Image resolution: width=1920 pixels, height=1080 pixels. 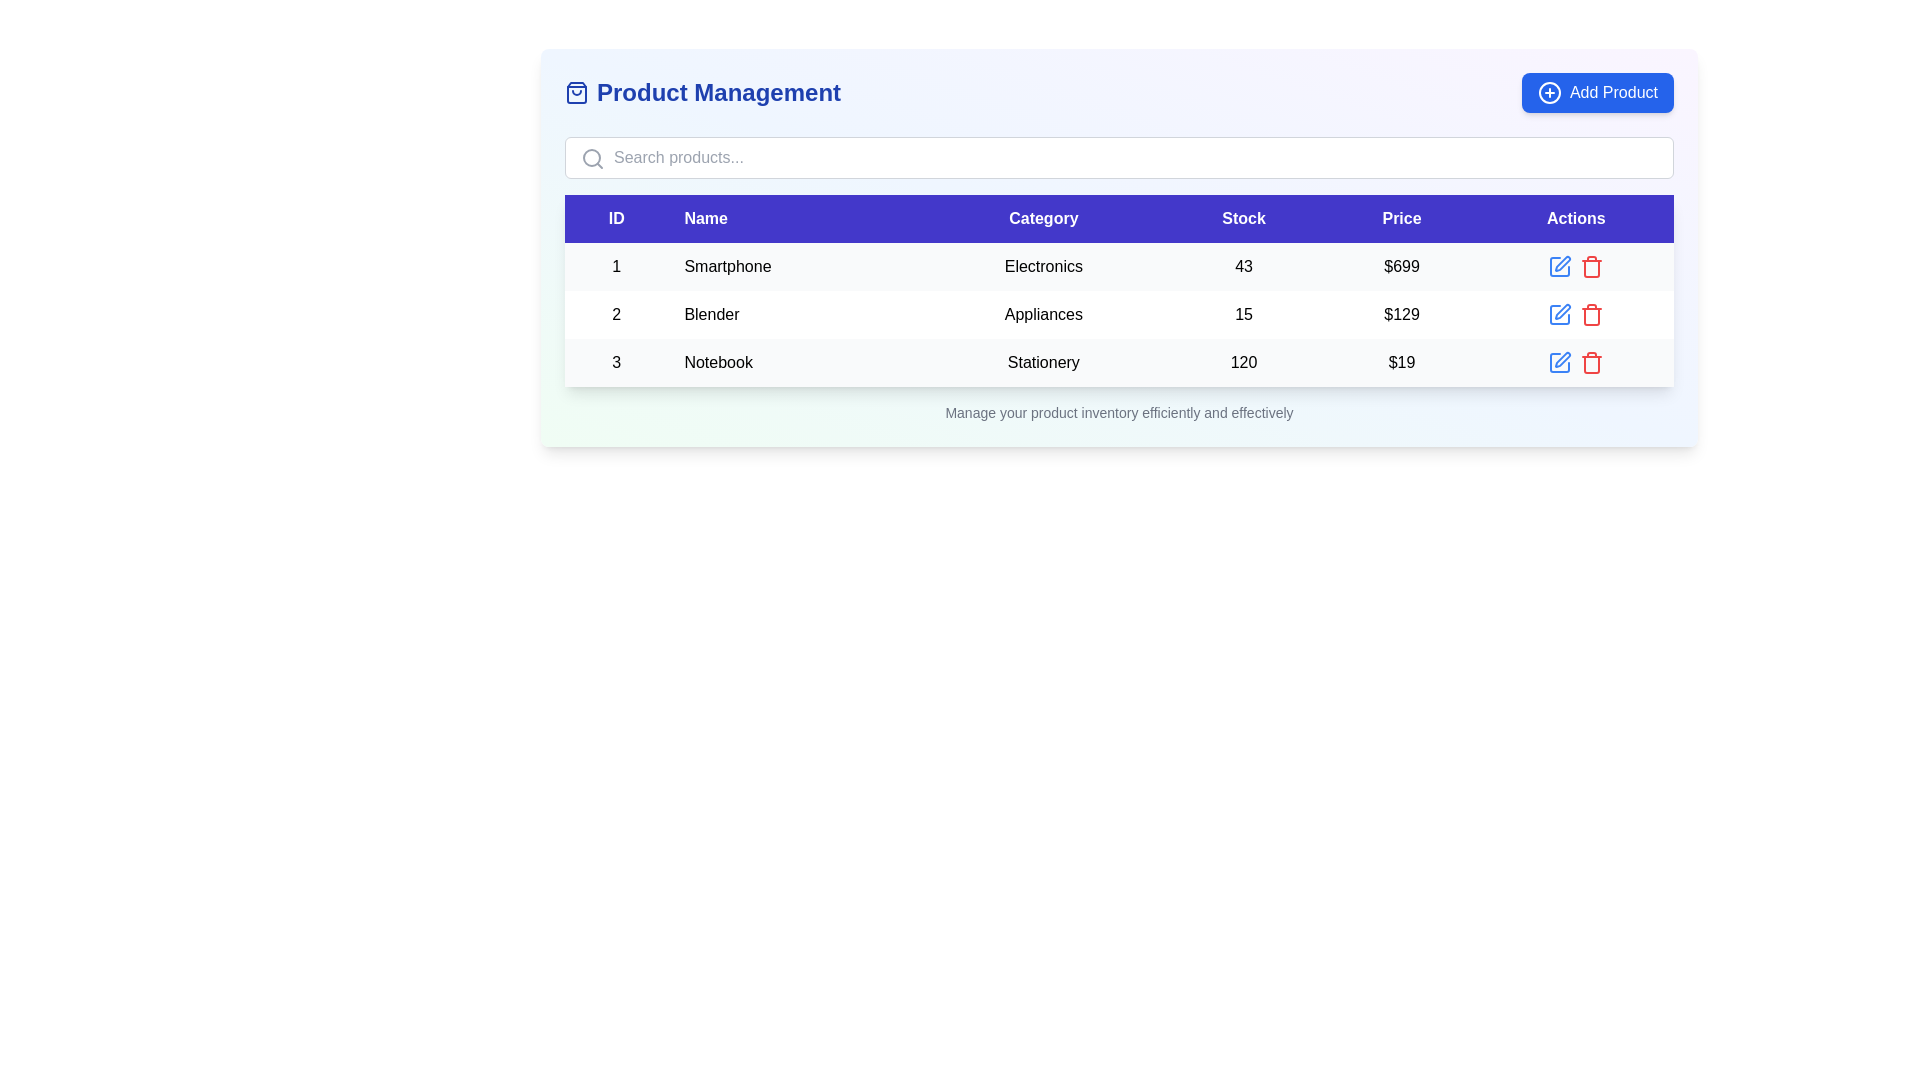 What do you see at coordinates (1242, 315) in the screenshot?
I see `the stock quantity text label for the product 'Blender', located under the 'Stock' column in the second row of the table` at bounding box center [1242, 315].